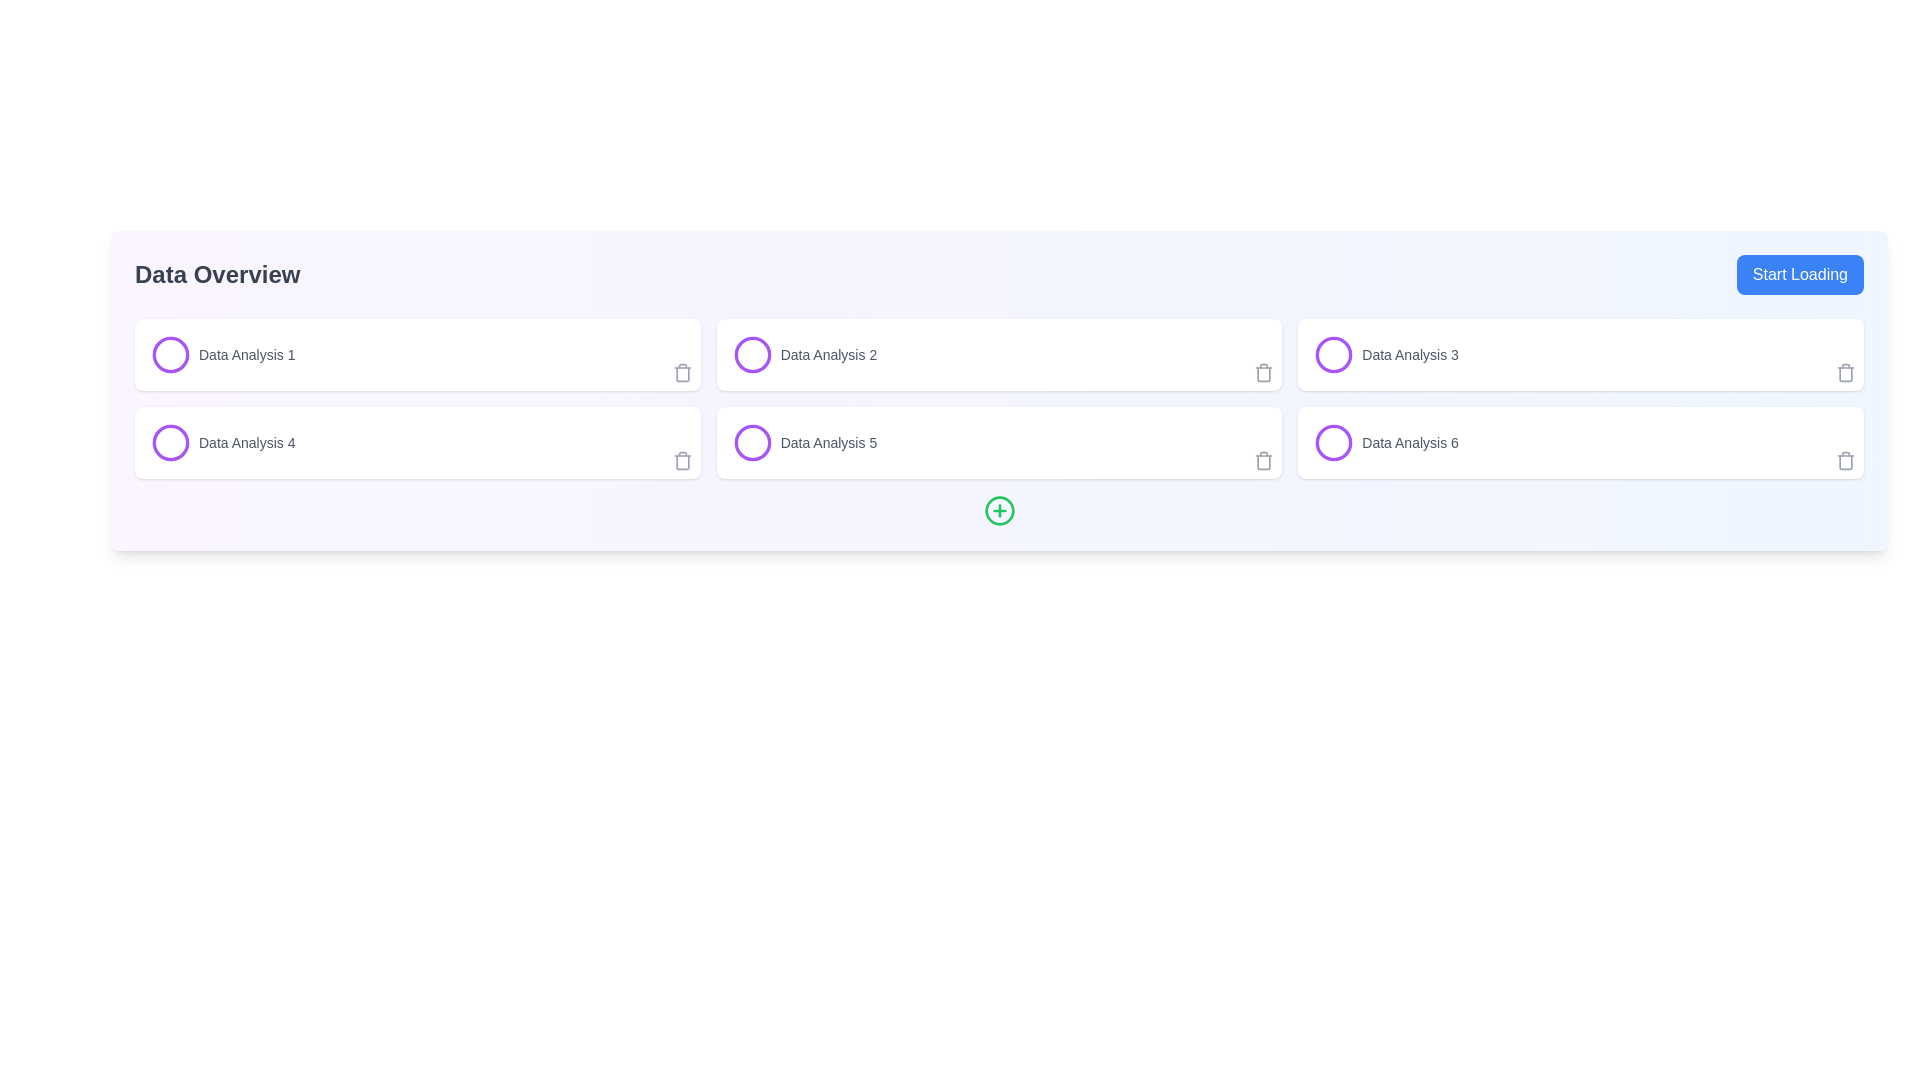 The width and height of the screenshot is (1920, 1080). What do you see at coordinates (1263, 462) in the screenshot?
I see `the trash can icon graphical component located in the bottom-right corner of the 'Data Analysis 5' card` at bounding box center [1263, 462].